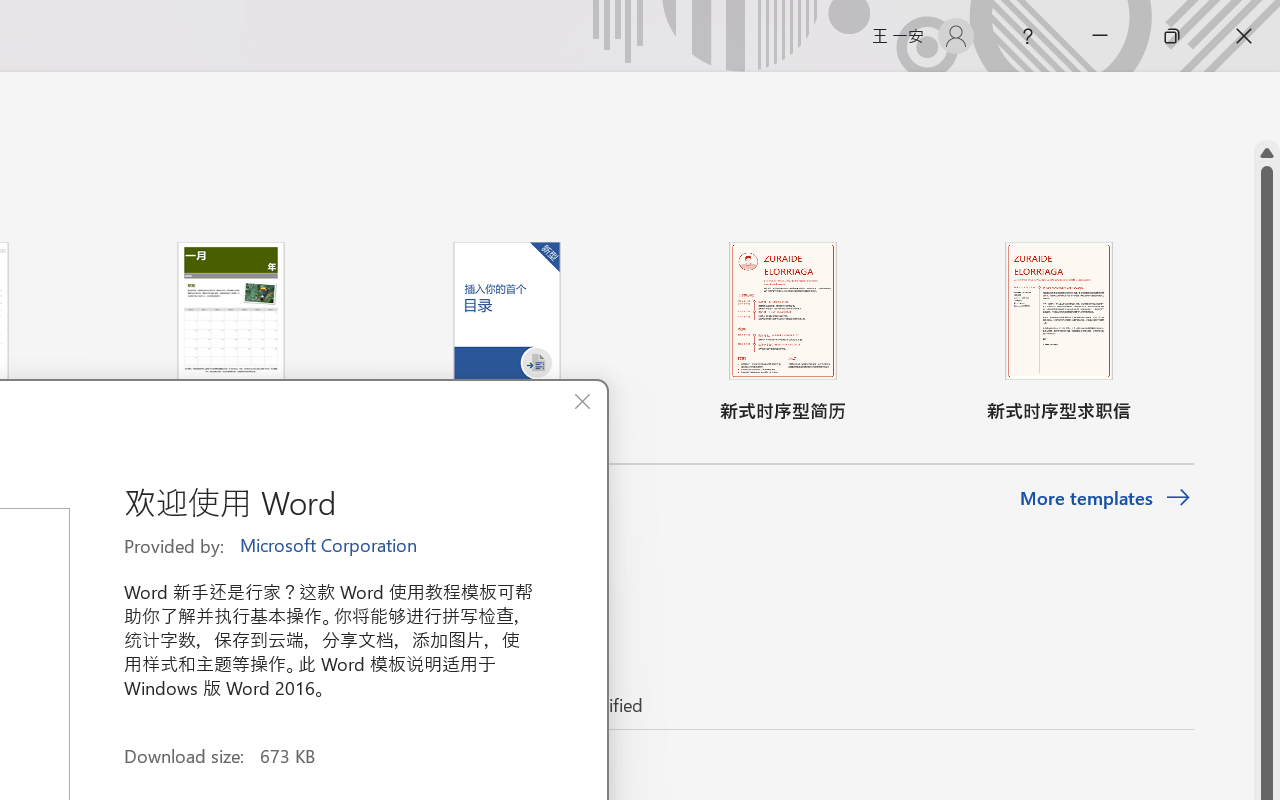 This screenshot has height=800, width=1280. I want to click on 'More templates', so click(1104, 498).